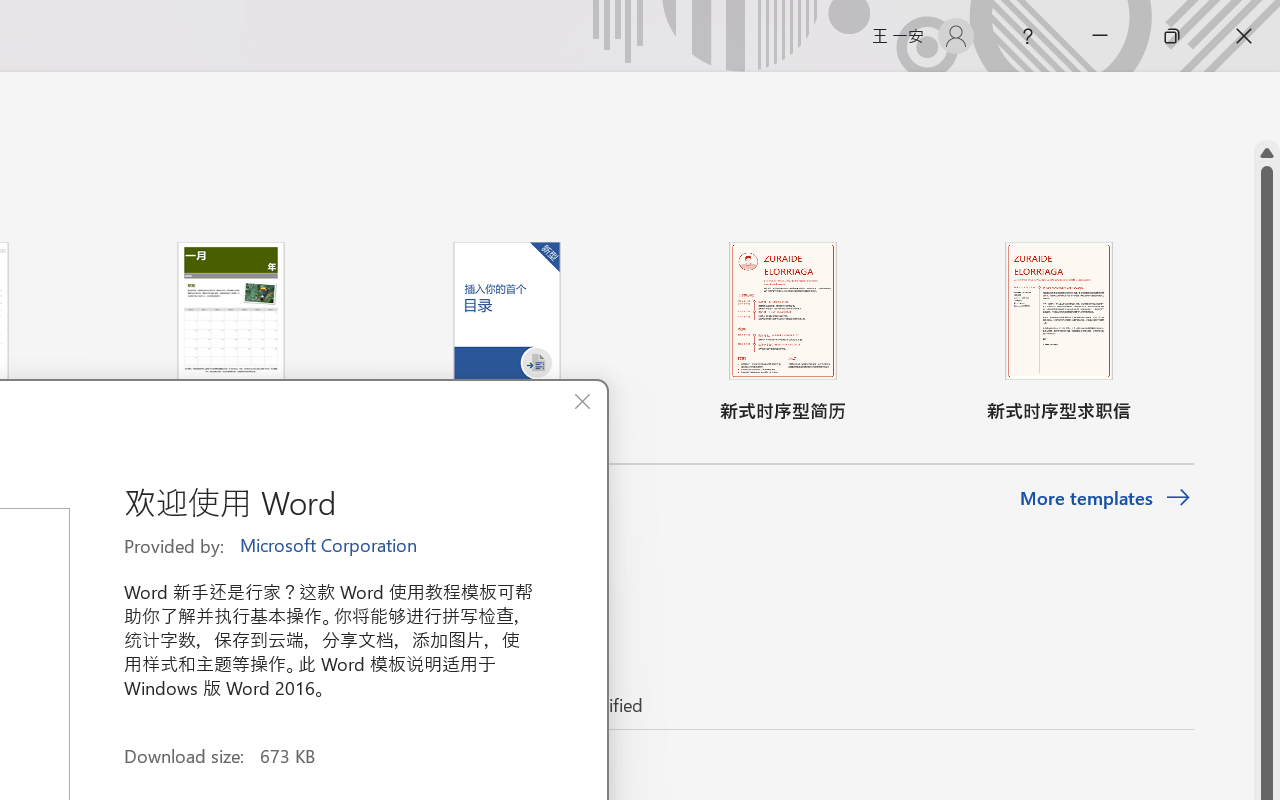 This screenshot has height=800, width=1280. I want to click on 'More templates', so click(1104, 498).